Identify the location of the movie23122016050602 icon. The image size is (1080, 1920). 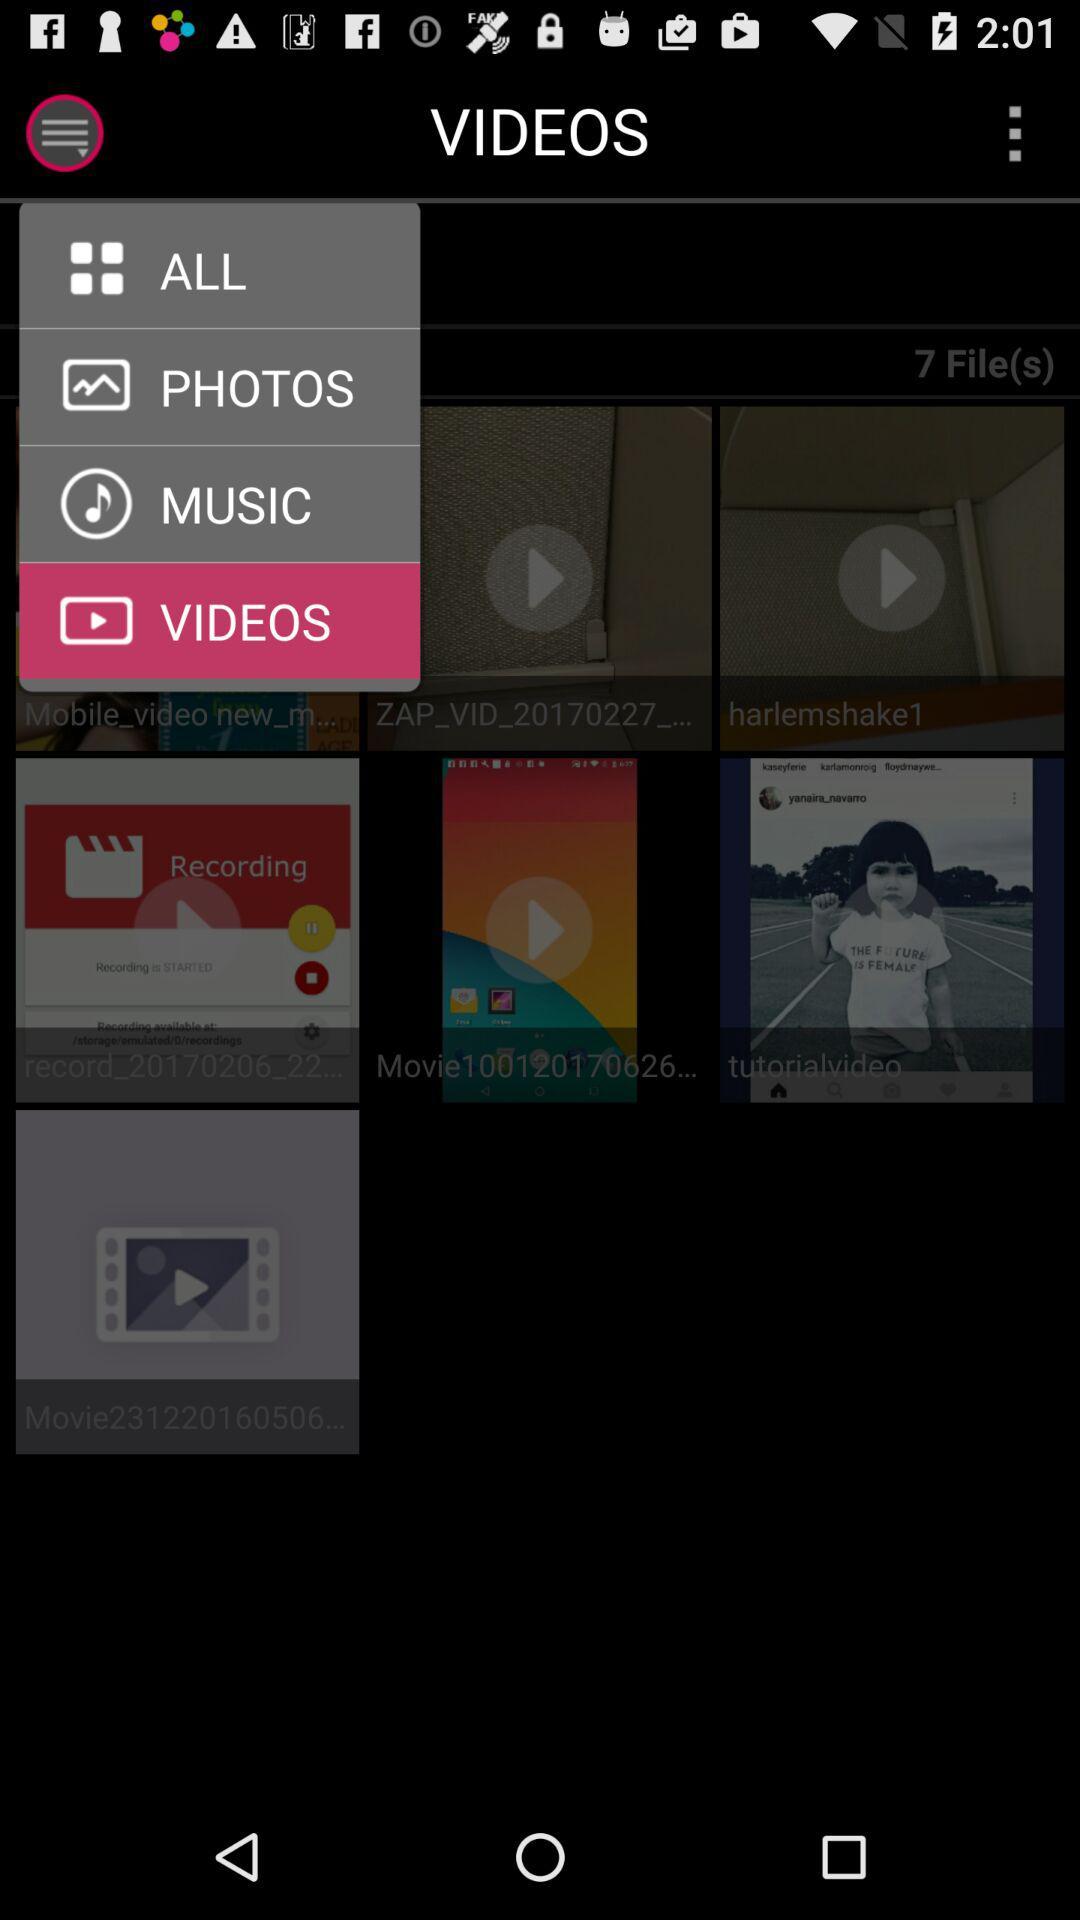
(187, 1415).